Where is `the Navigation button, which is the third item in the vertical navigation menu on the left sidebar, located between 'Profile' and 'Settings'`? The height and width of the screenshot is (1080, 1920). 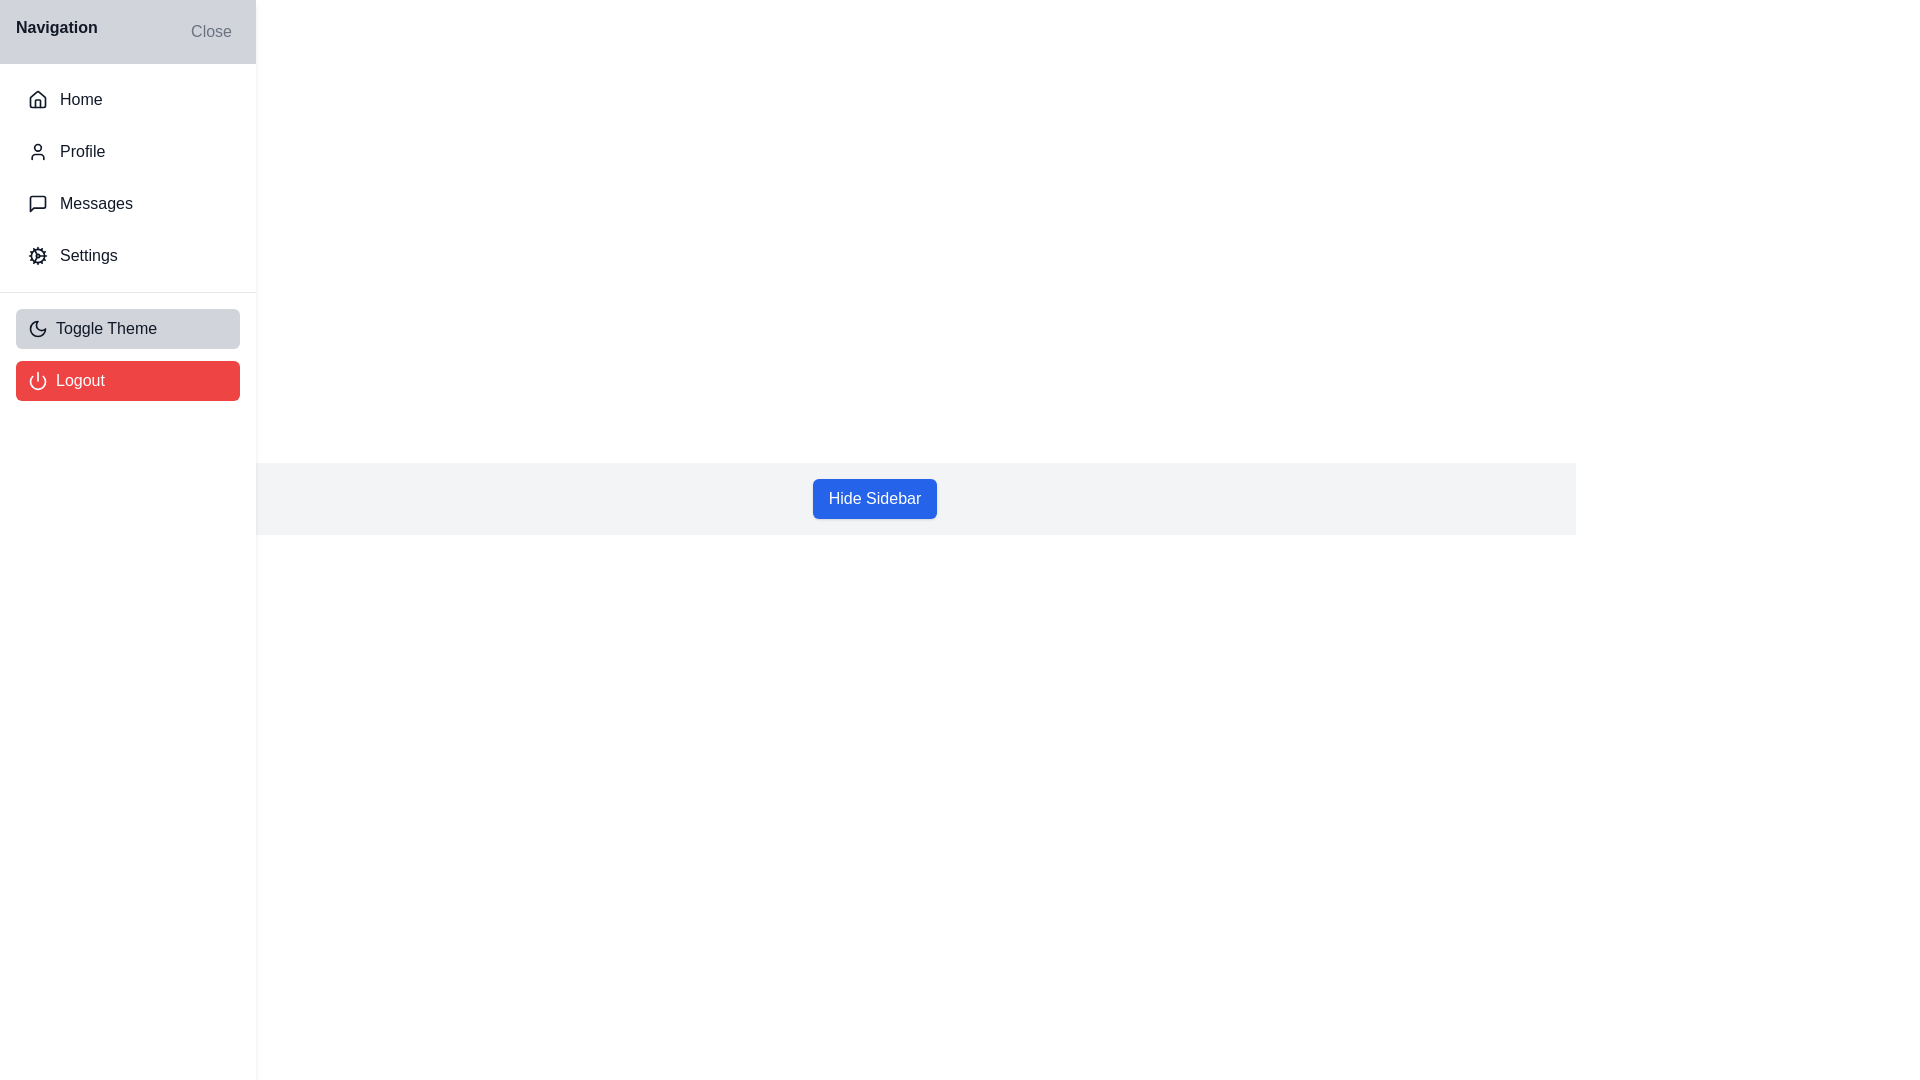 the Navigation button, which is the third item in the vertical navigation menu on the left sidebar, located between 'Profile' and 'Settings' is located at coordinates (127, 204).